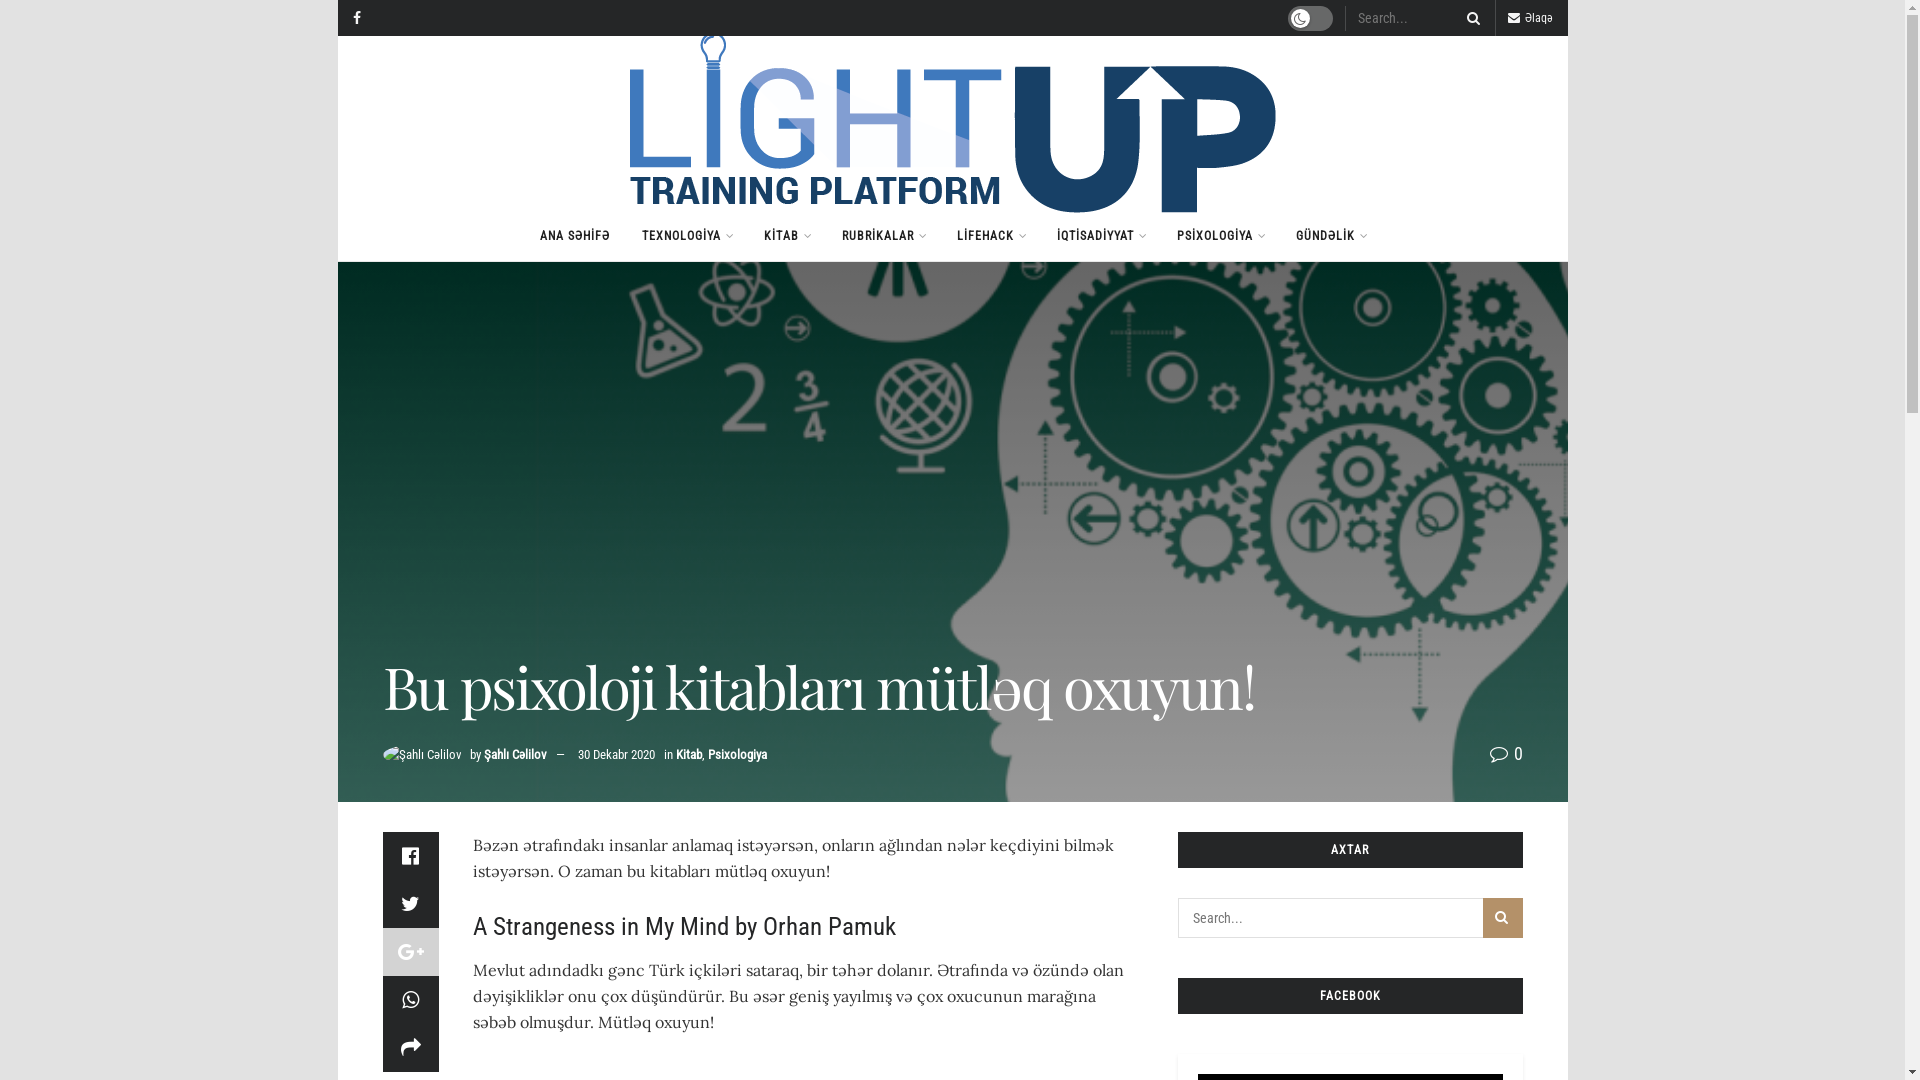 This screenshot has height=1080, width=1920. What do you see at coordinates (1506, 753) in the screenshot?
I see `'0'` at bounding box center [1506, 753].